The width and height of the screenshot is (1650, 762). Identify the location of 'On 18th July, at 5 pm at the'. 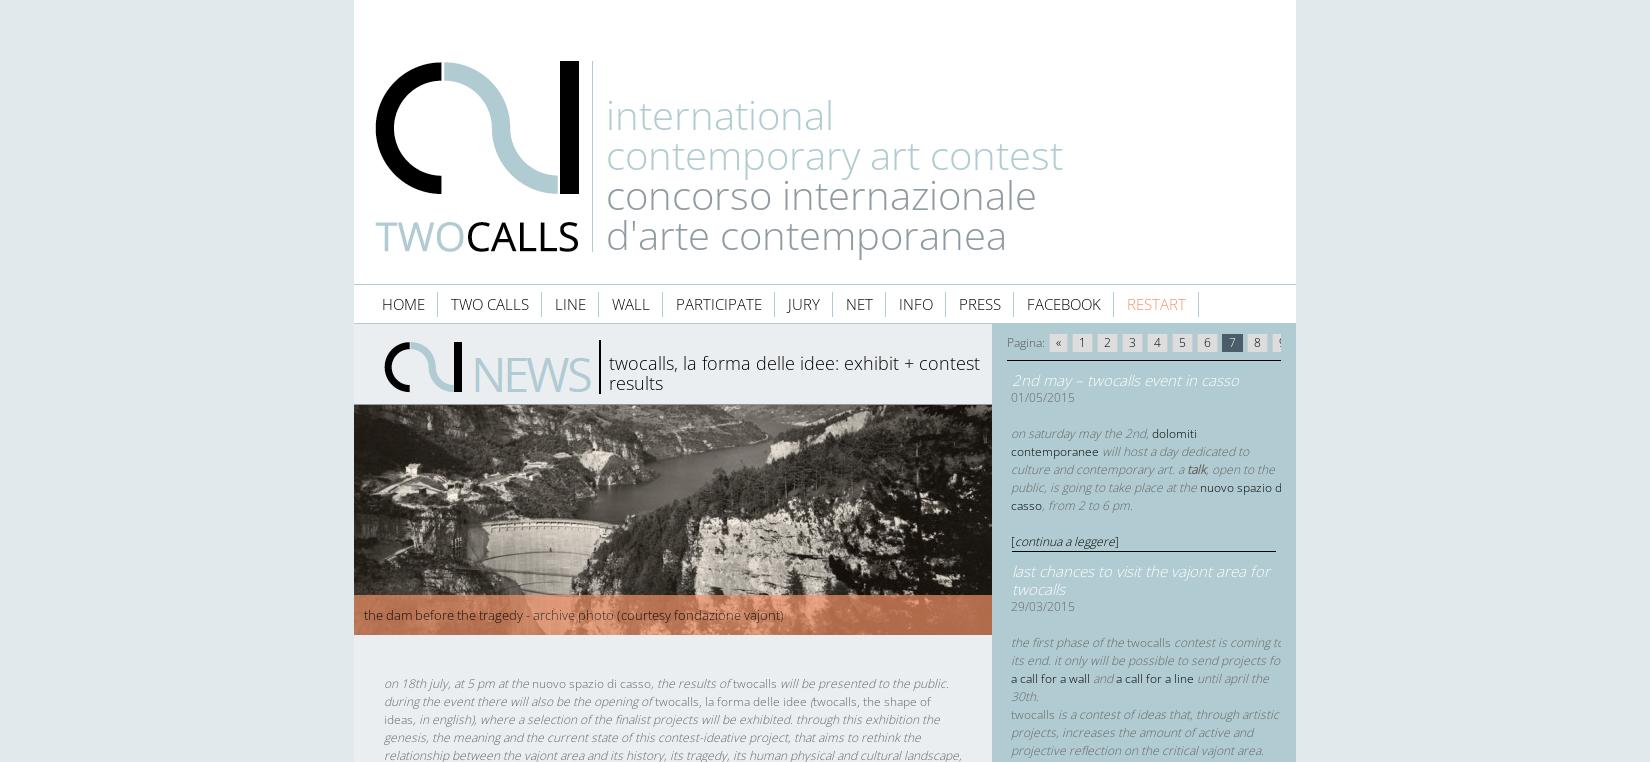
(457, 682).